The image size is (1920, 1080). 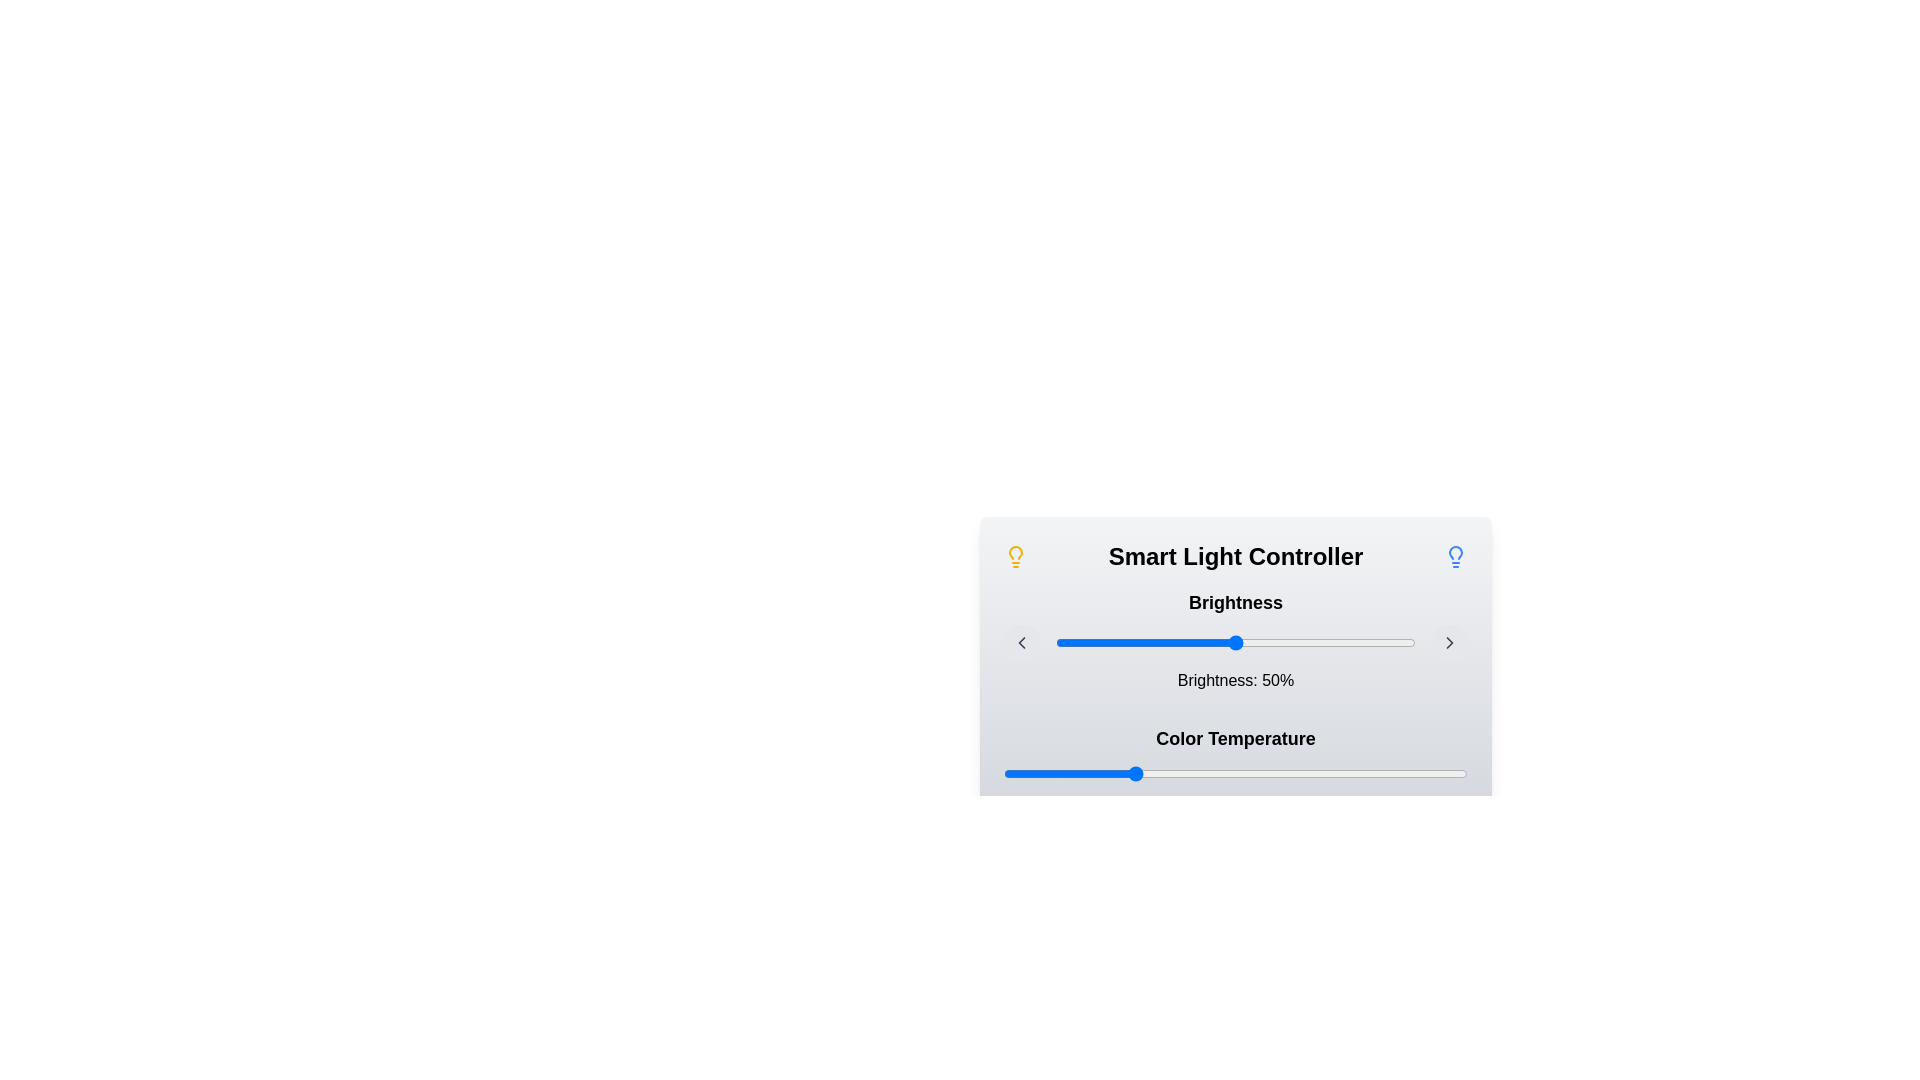 I want to click on the yellow light bulb icon located to the left of the 'Smart Light Controller' label to interact with the controller features, so click(x=1016, y=556).